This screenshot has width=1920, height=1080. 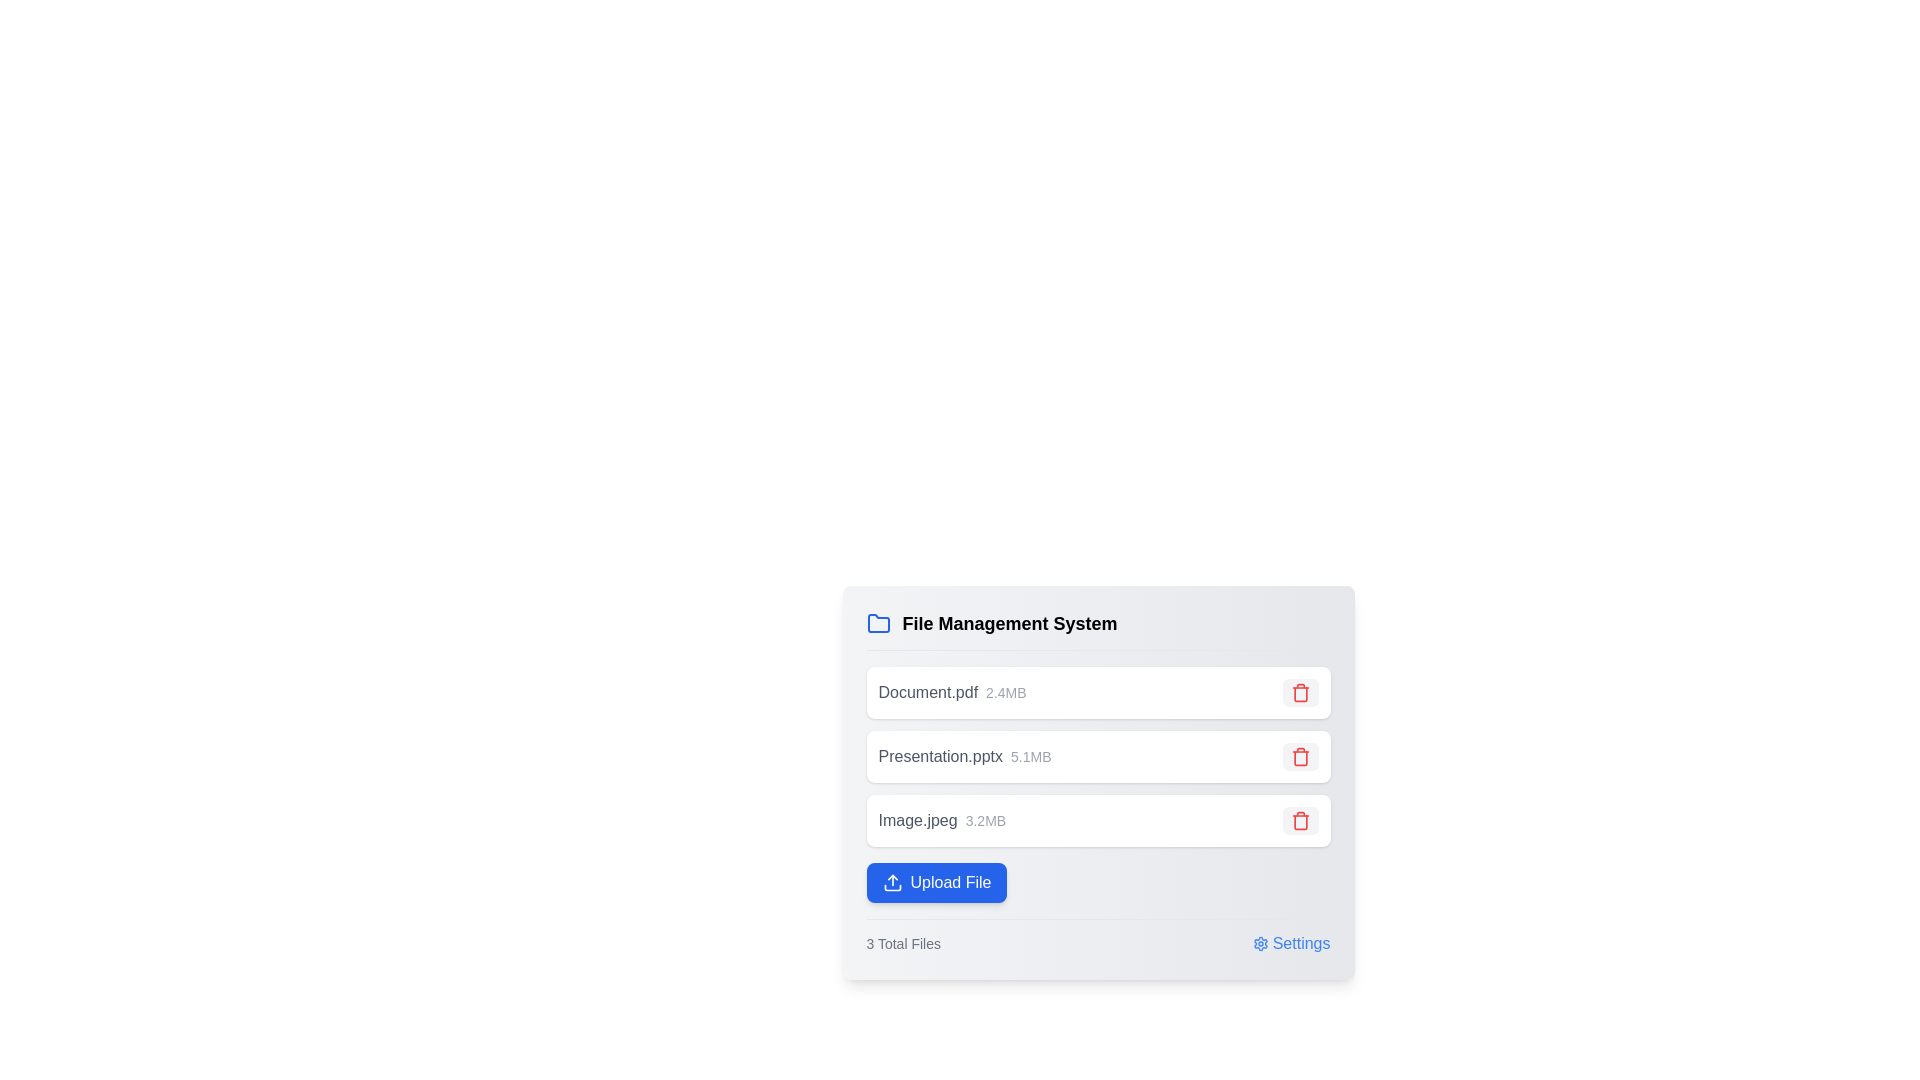 What do you see at coordinates (917, 821) in the screenshot?
I see `the static text element displaying the name of a file in the third row of the file management interface, which is left-aligned with the file size '3.2MB' to its right` at bounding box center [917, 821].